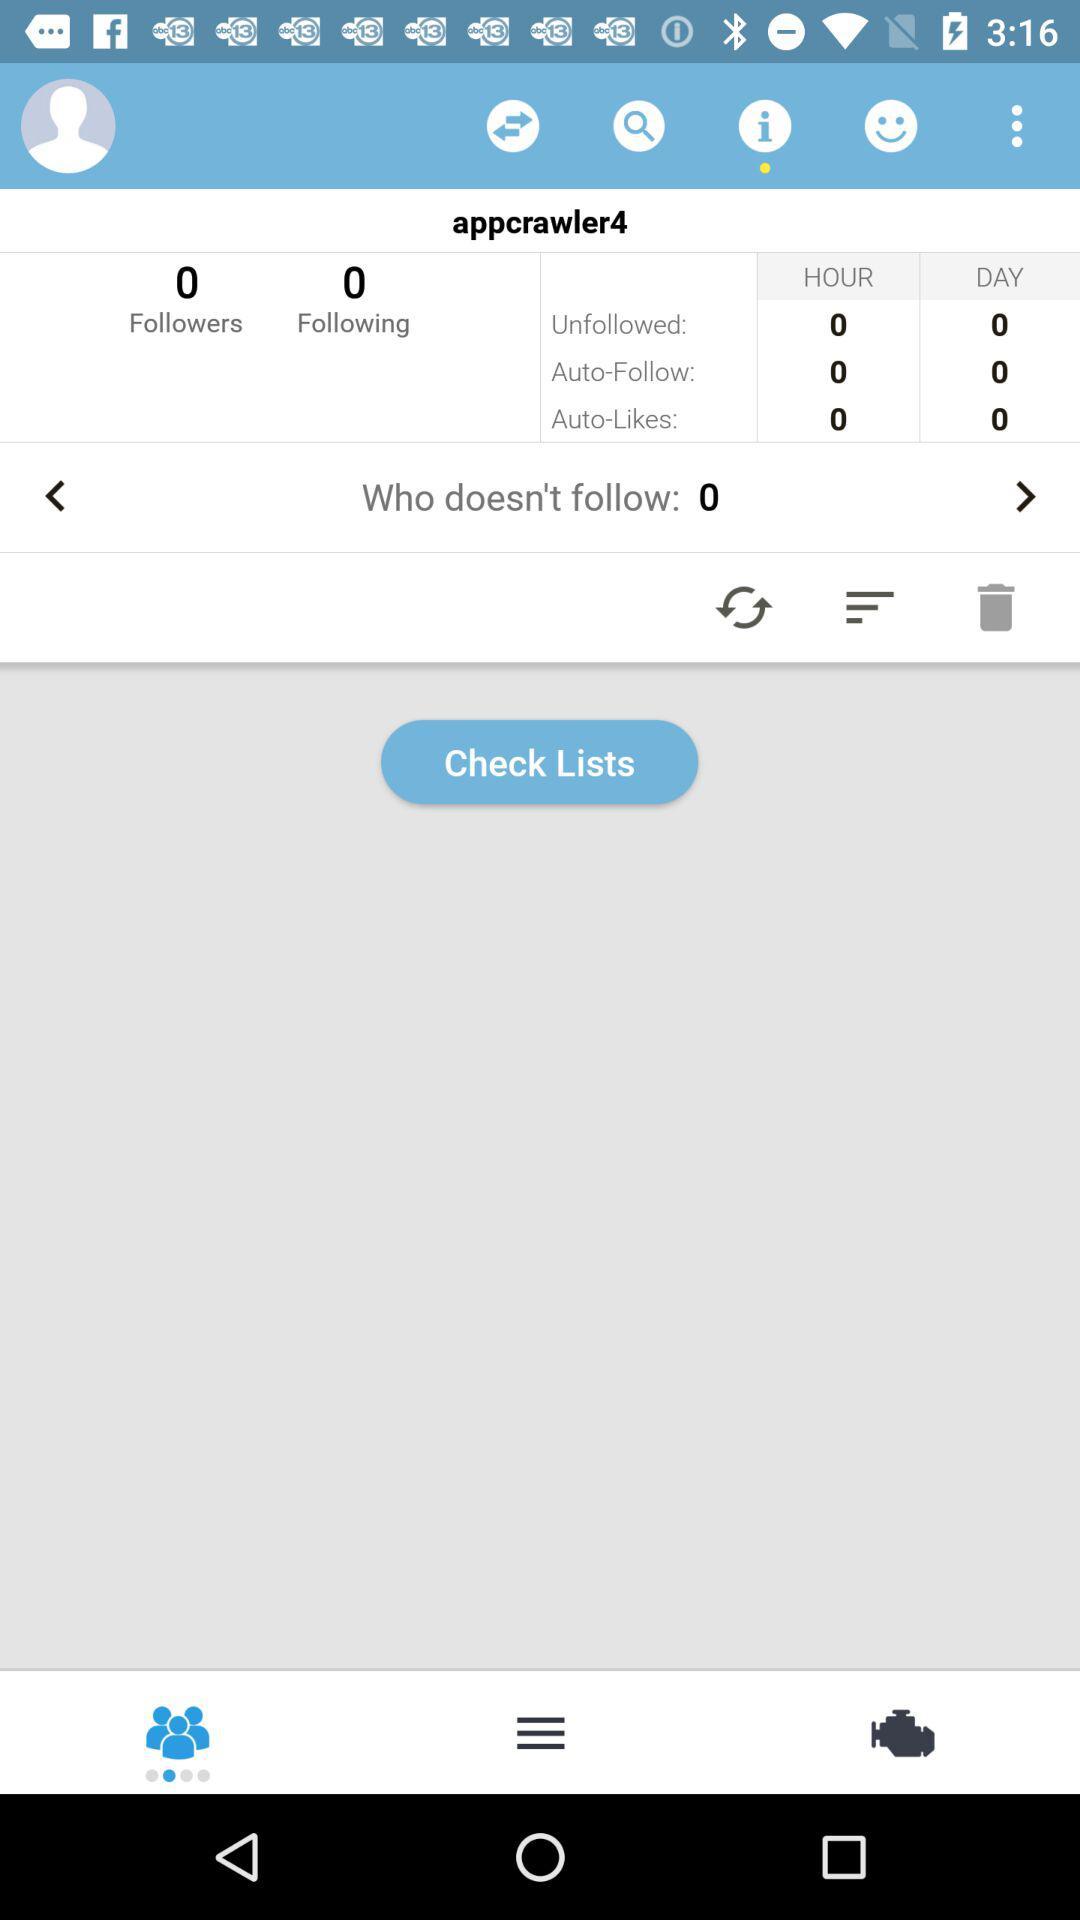 The width and height of the screenshot is (1080, 1920). What do you see at coordinates (764, 124) in the screenshot?
I see `option right to search icon` at bounding box center [764, 124].